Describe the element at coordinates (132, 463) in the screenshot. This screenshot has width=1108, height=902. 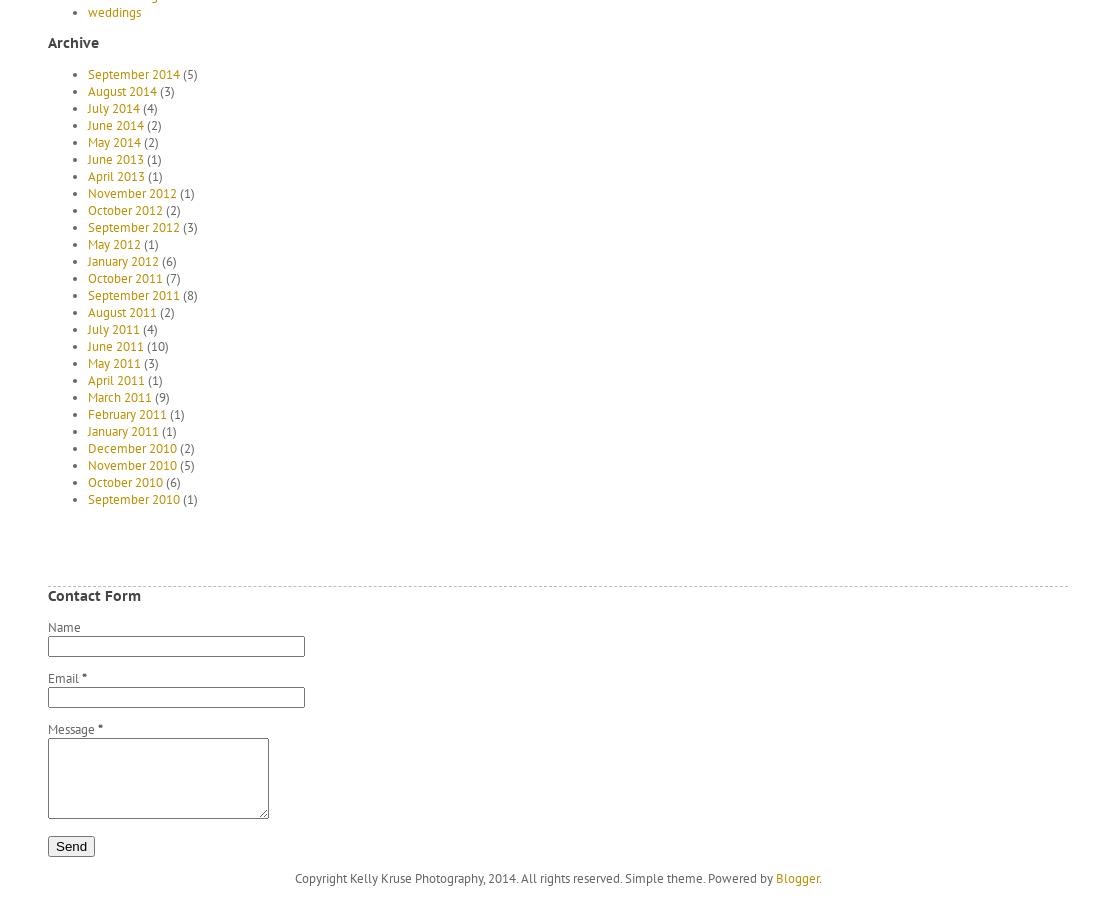
I see `'November 2010'` at that location.